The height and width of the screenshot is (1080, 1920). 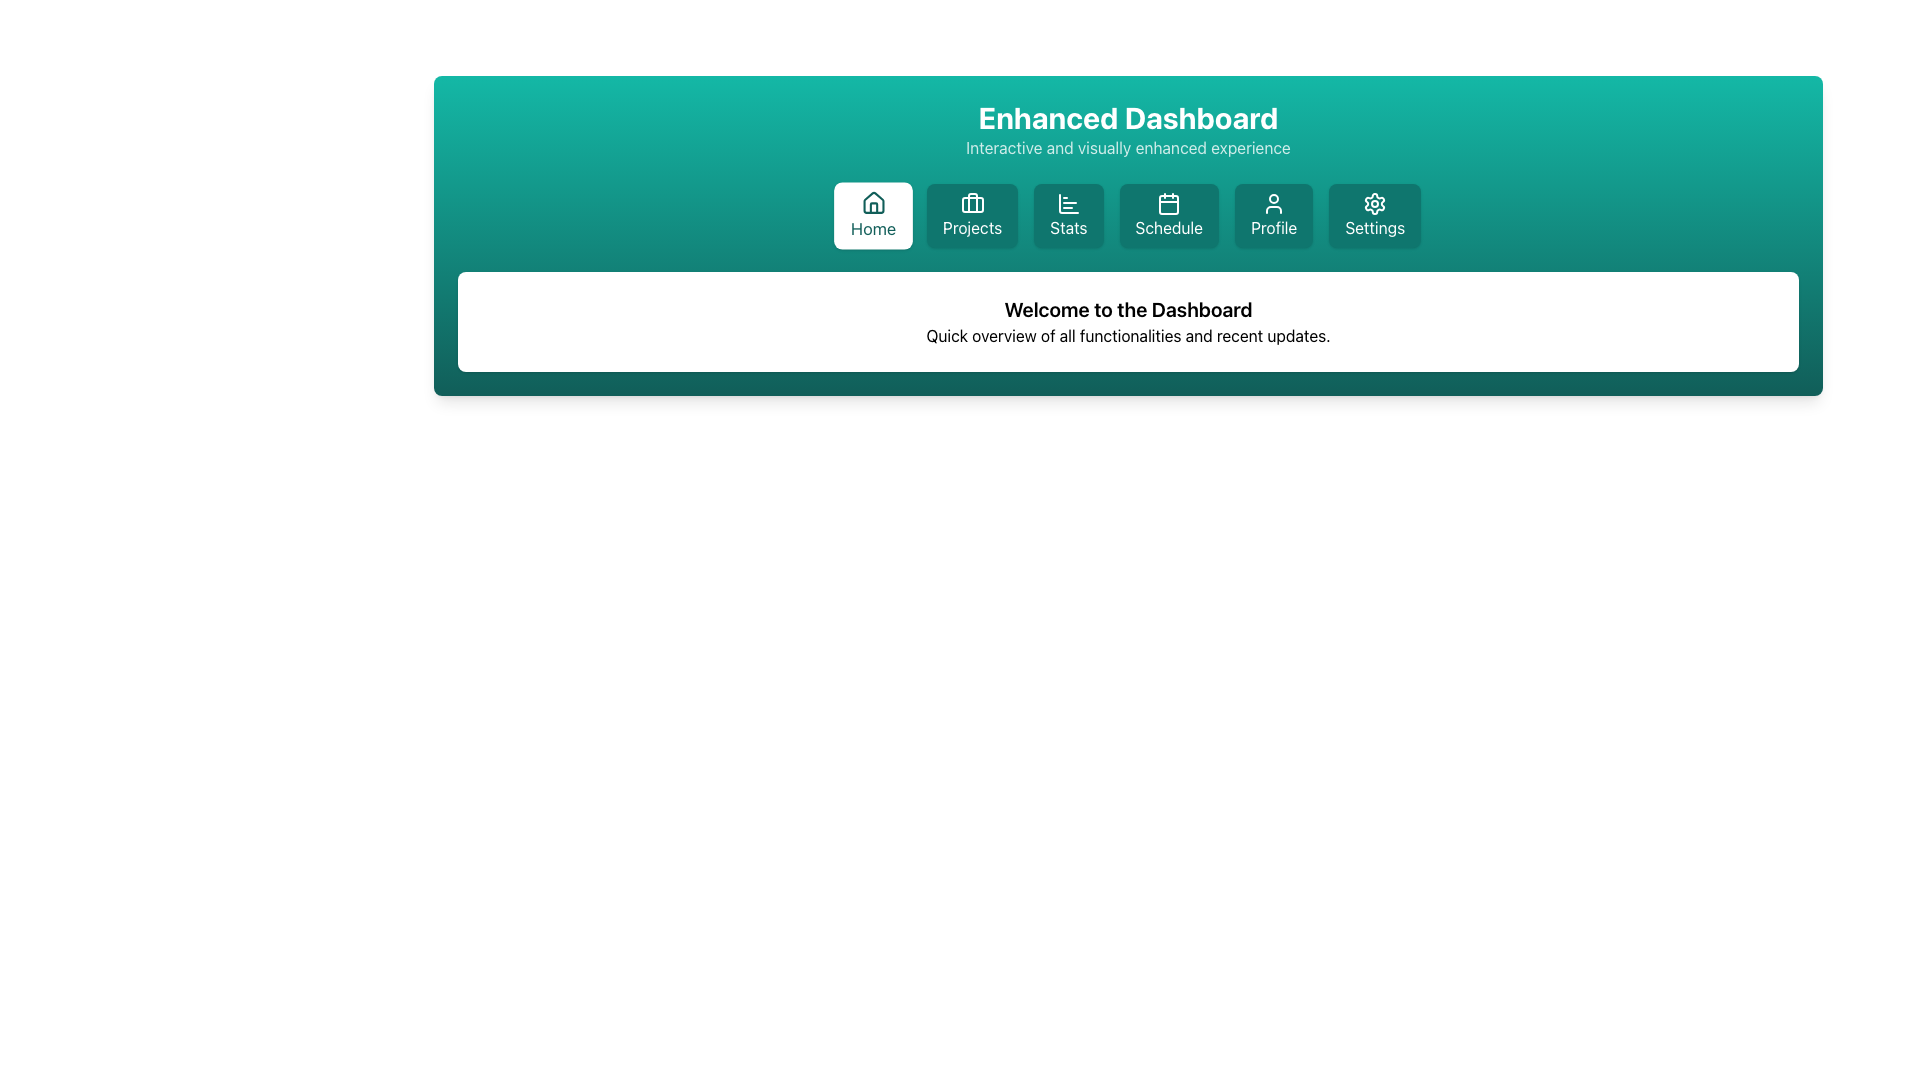 What do you see at coordinates (1067, 226) in the screenshot?
I see `the 'Stats' text label located in the navigation bar` at bounding box center [1067, 226].